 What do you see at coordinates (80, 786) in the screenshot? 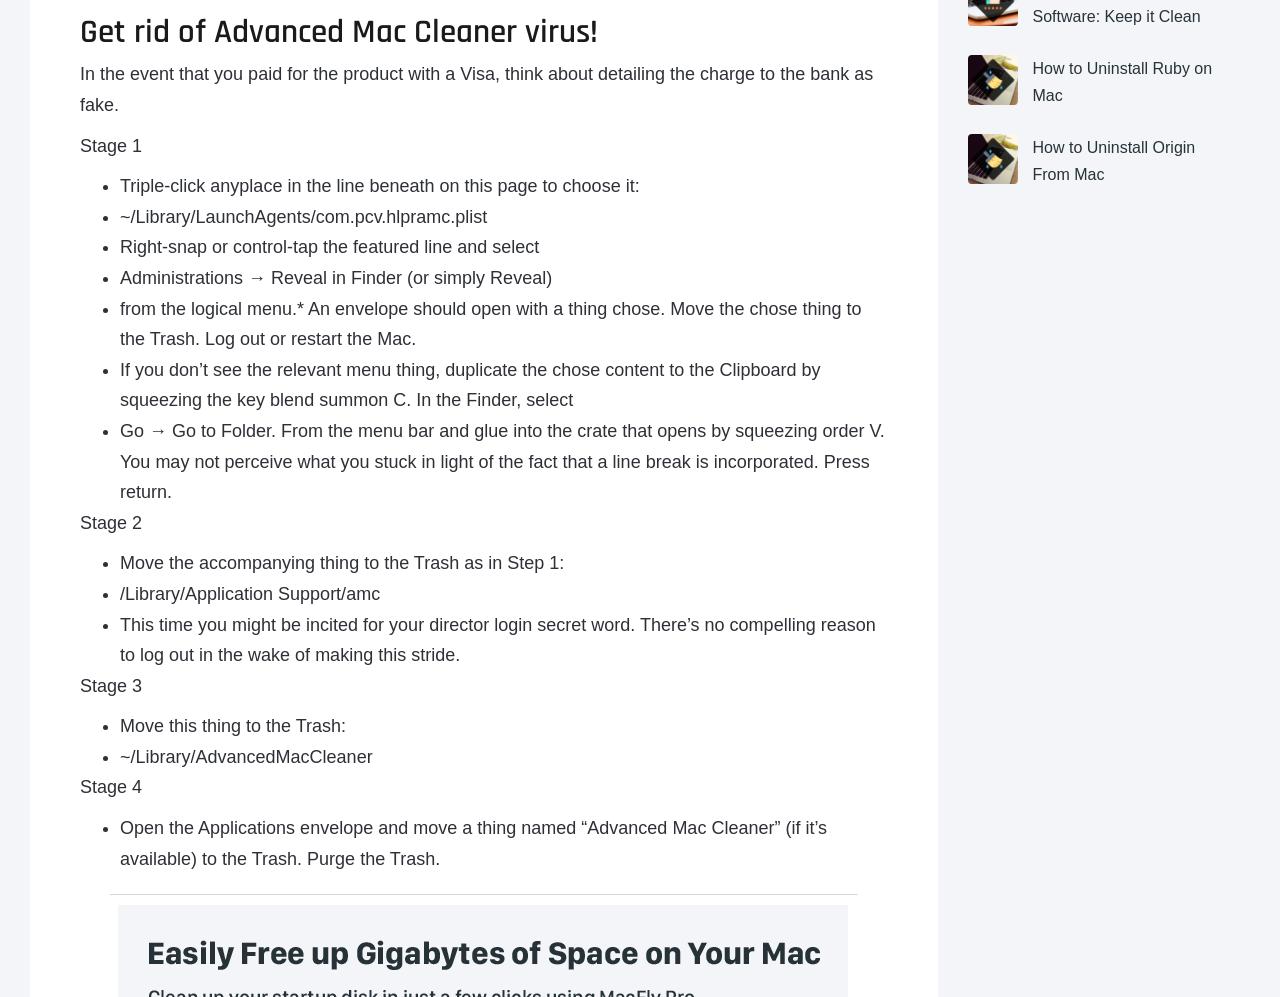
I see `'Stage 4'` at bounding box center [80, 786].